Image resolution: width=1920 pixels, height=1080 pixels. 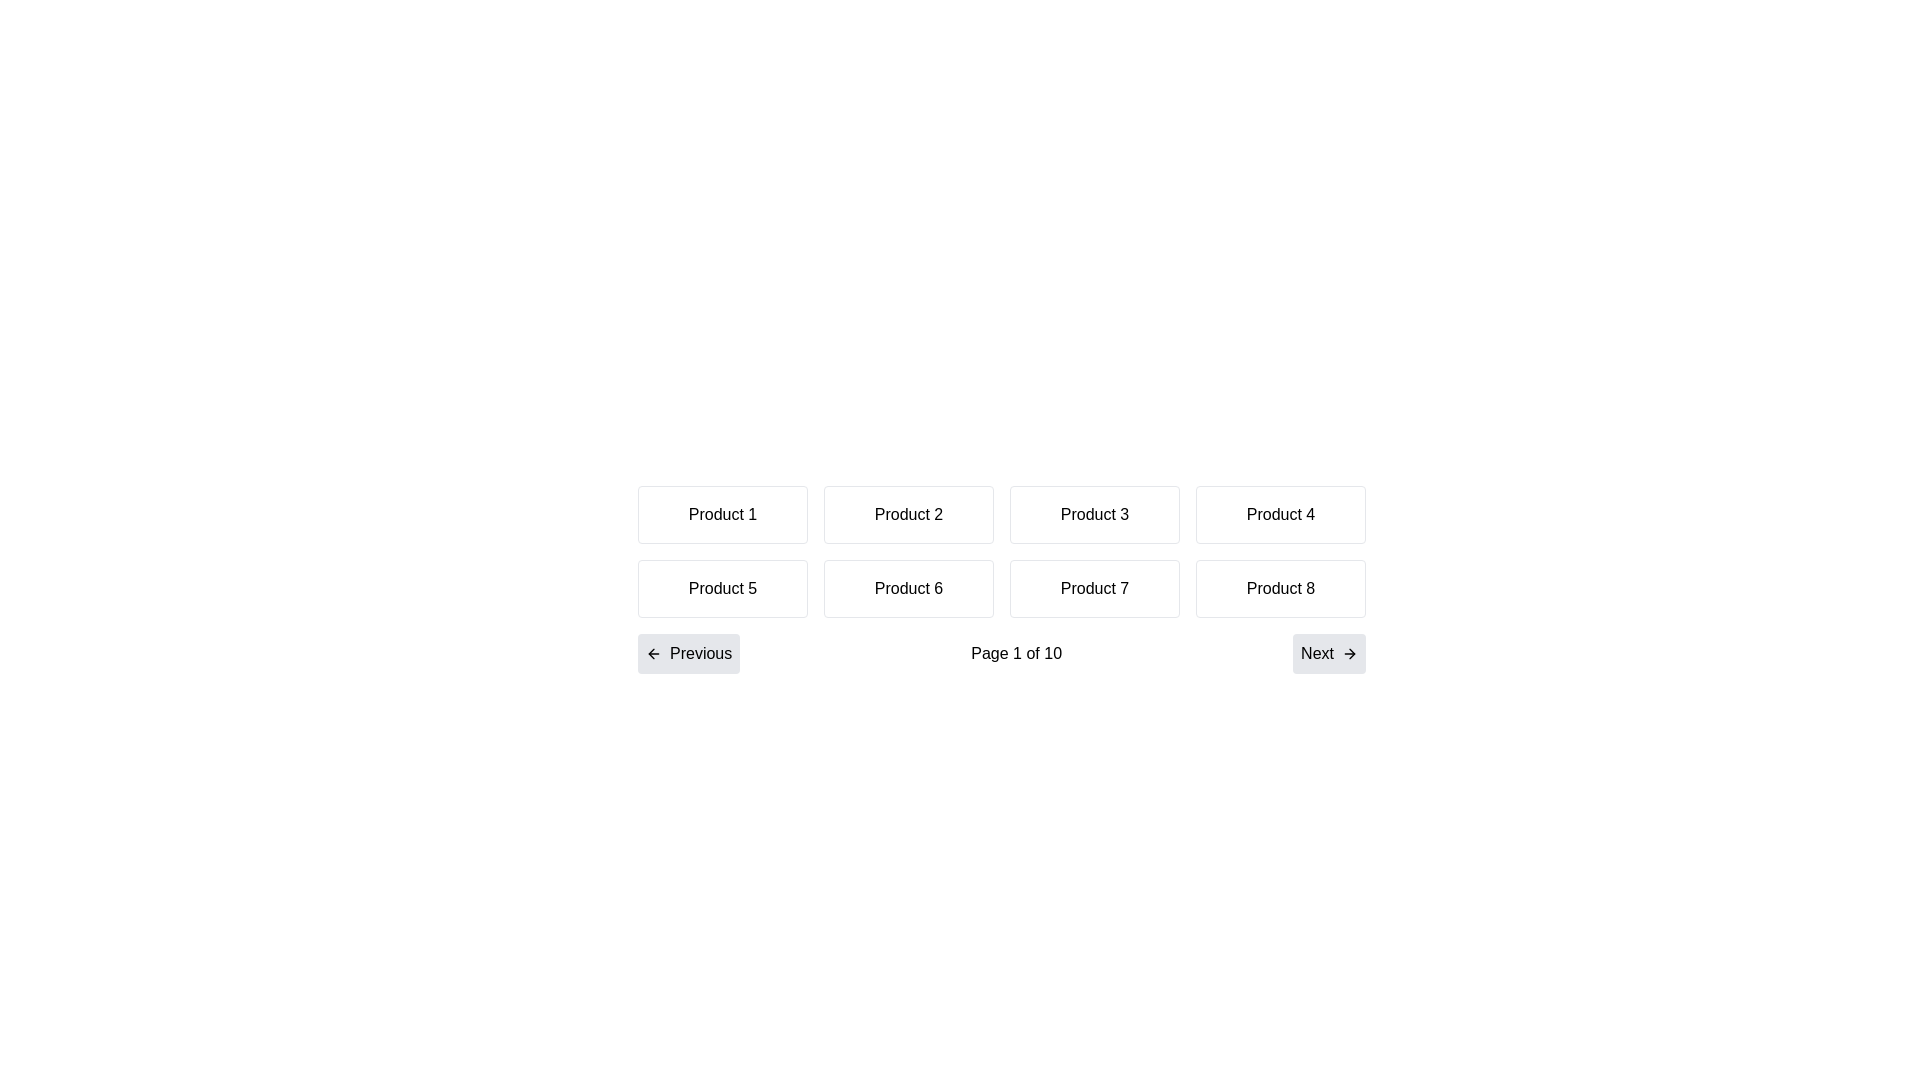 What do you see at coordinates (701, 654) in the screenshot?
I see `the 'Previous' text label within the button control located at the bottom-left corner of the pagination control` at bounding box center [701, 654].